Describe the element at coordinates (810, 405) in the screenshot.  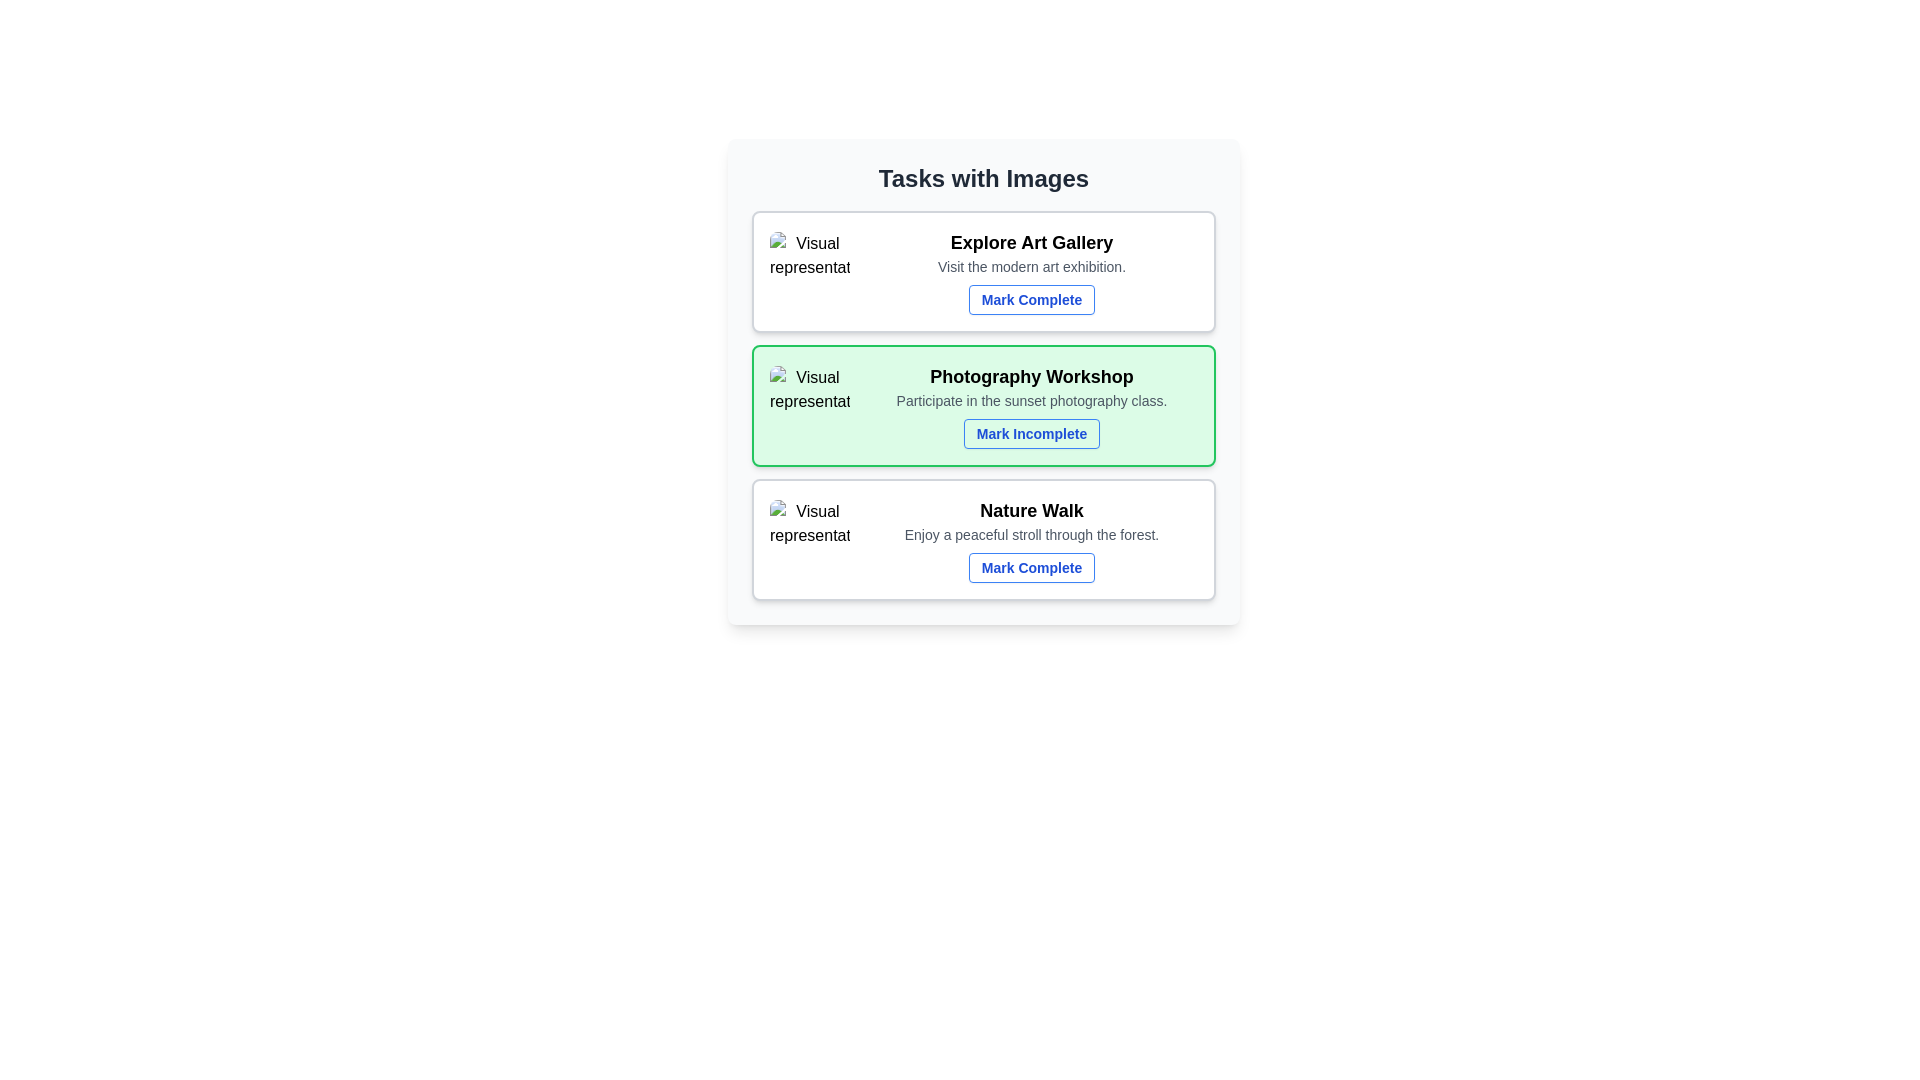
I see `the thumbnail image of the task to view its details. The parameter Photography Workshop specifies the task whose image should be clicked` at that location.